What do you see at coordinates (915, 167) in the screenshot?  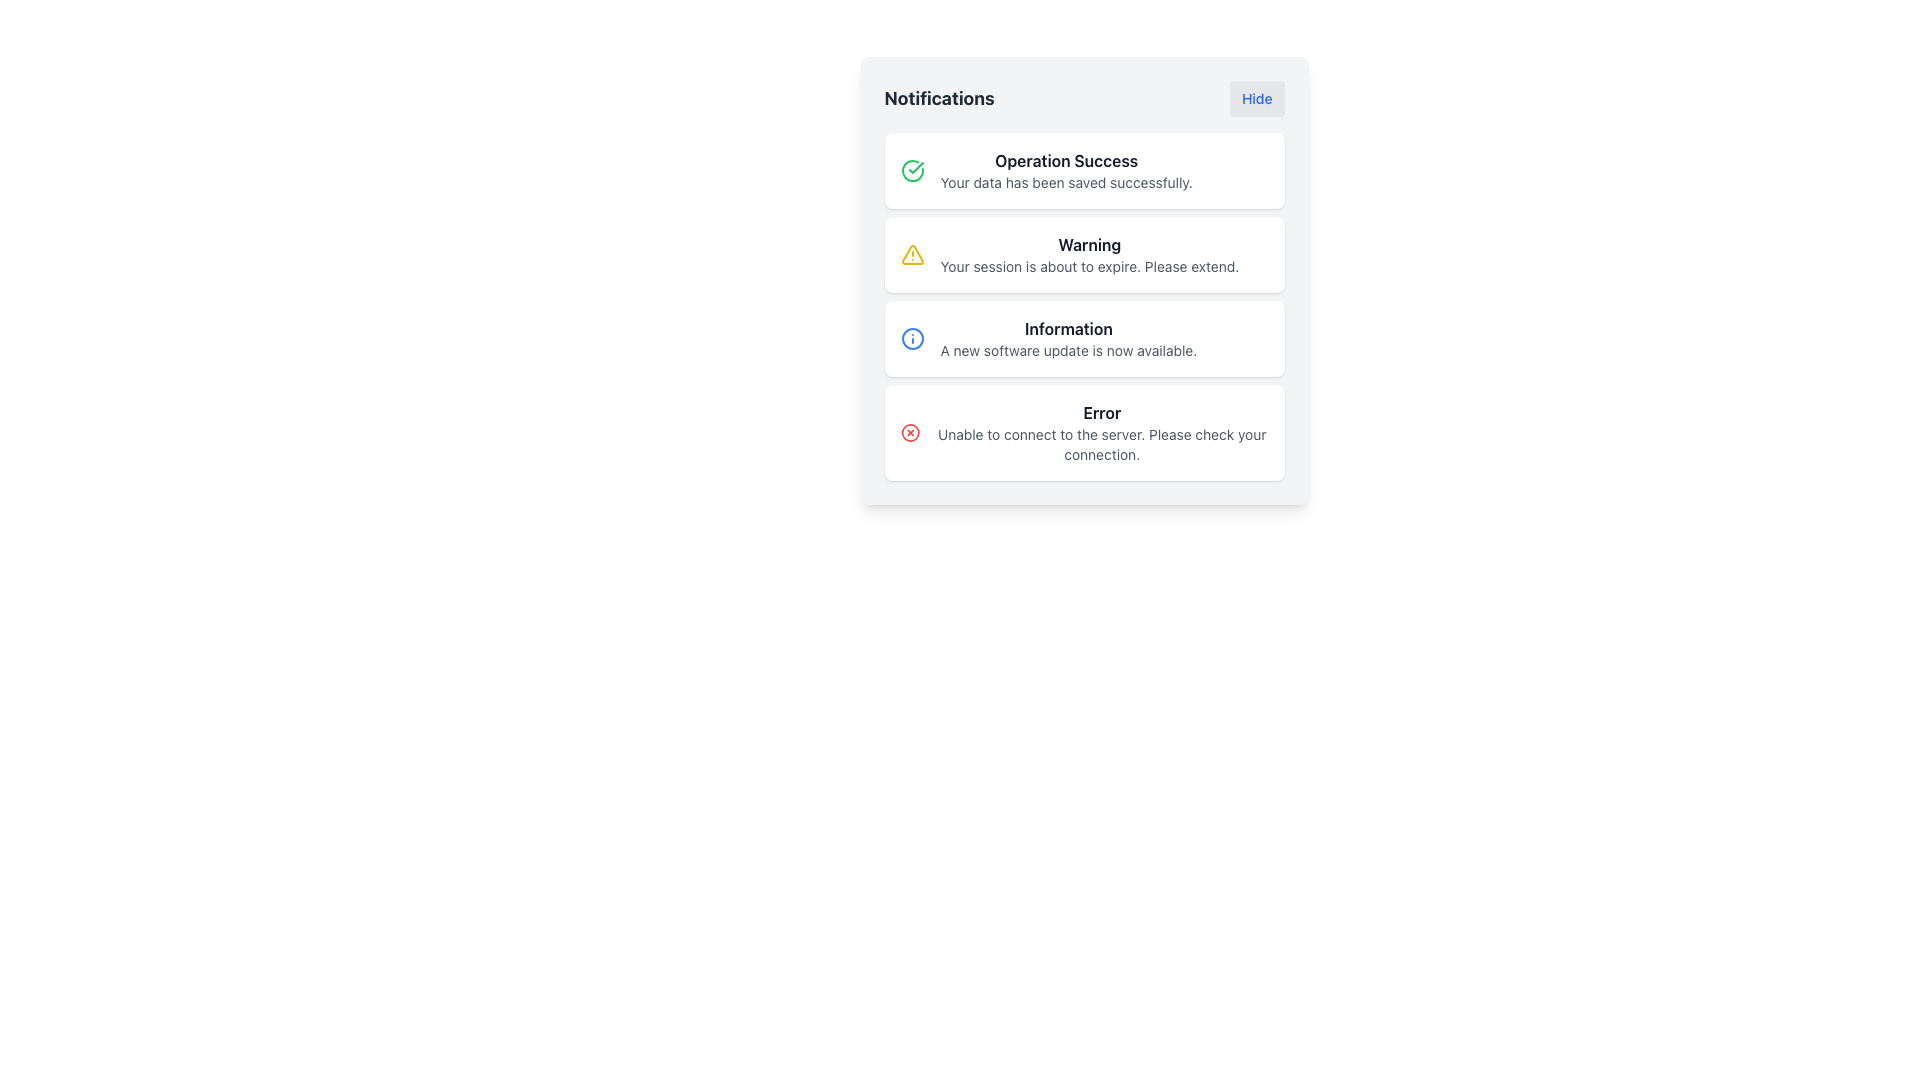 I see `the Graphical Icon - Checkmark located to the left of the 'Operation Success' label in the notifications modal, indicating the success state` at bounding box center [915, 167].